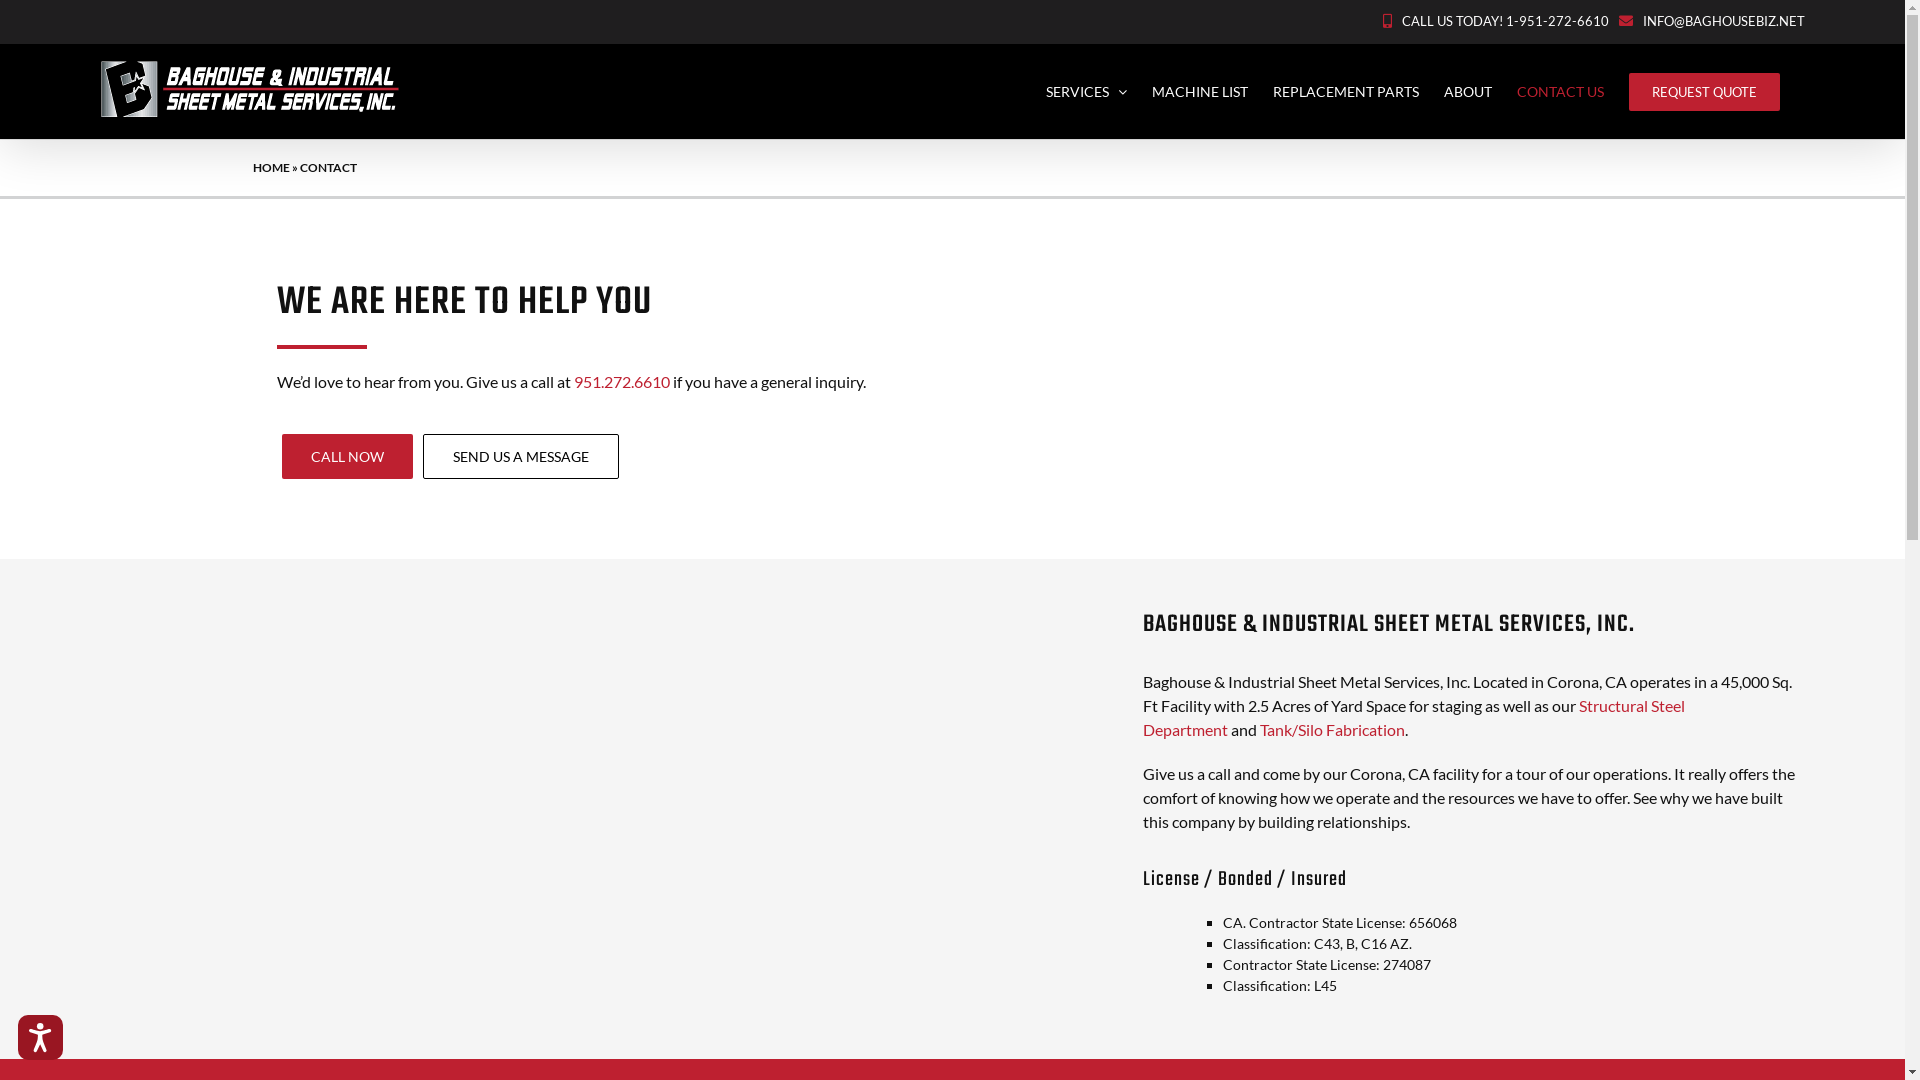 This screenshot has width=1920, height=1080. What do you see at coordinates (1703, 91) in the screenshot?
I see `'REQUEST QUOTE'` at bounding box center [1703, 91].